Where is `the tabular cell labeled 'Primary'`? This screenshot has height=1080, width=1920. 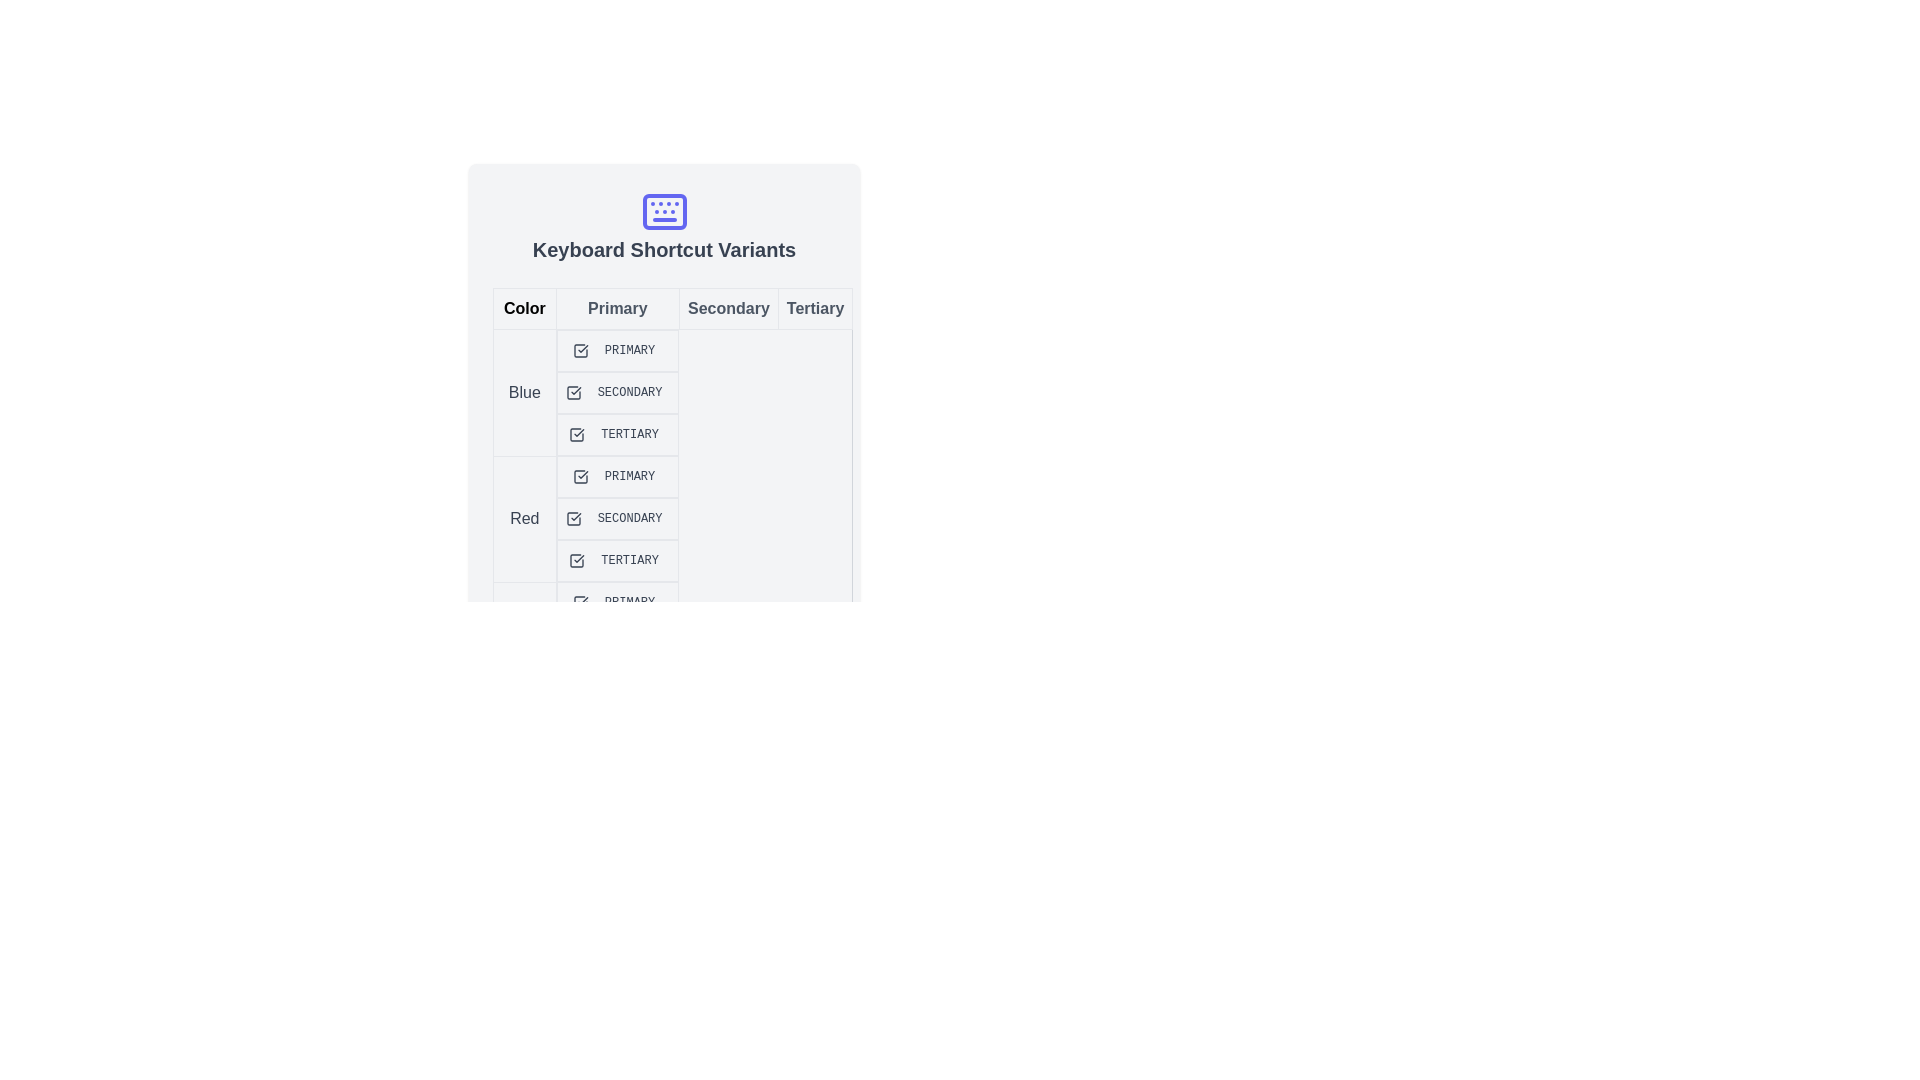 the tabular cell labeled 'Primary' is located at coordinates (617, 601).